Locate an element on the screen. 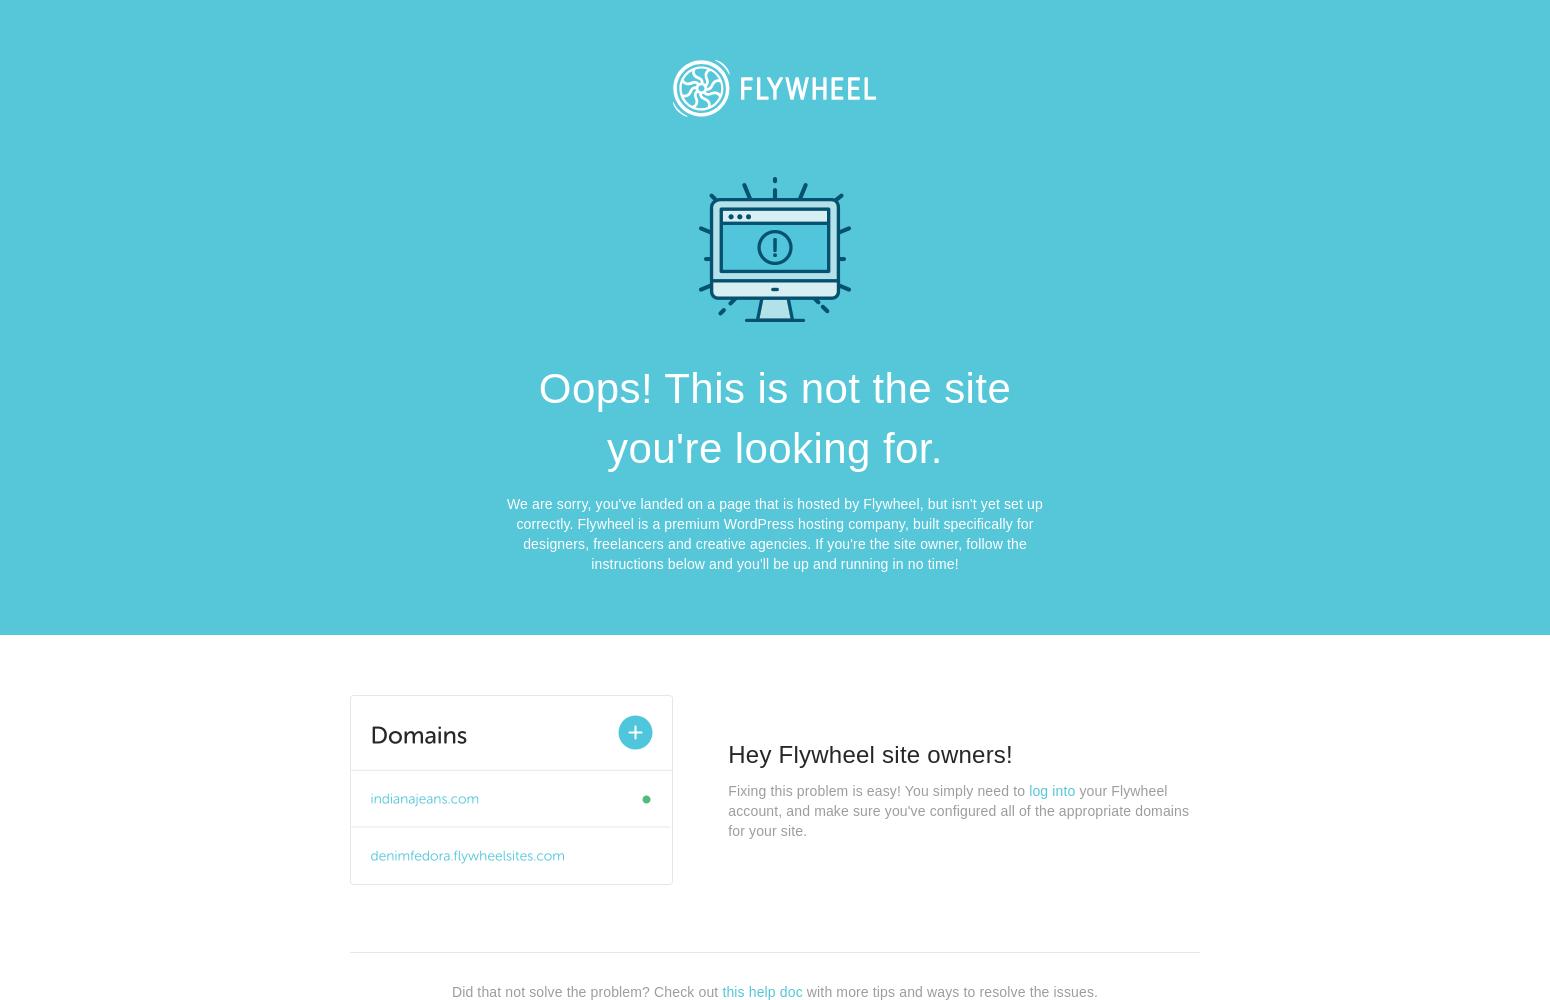 Image resolution: width=1550 pixels, height=1000 pixels. 'Oops! This is not the site' is located at coordinates (774, 388).